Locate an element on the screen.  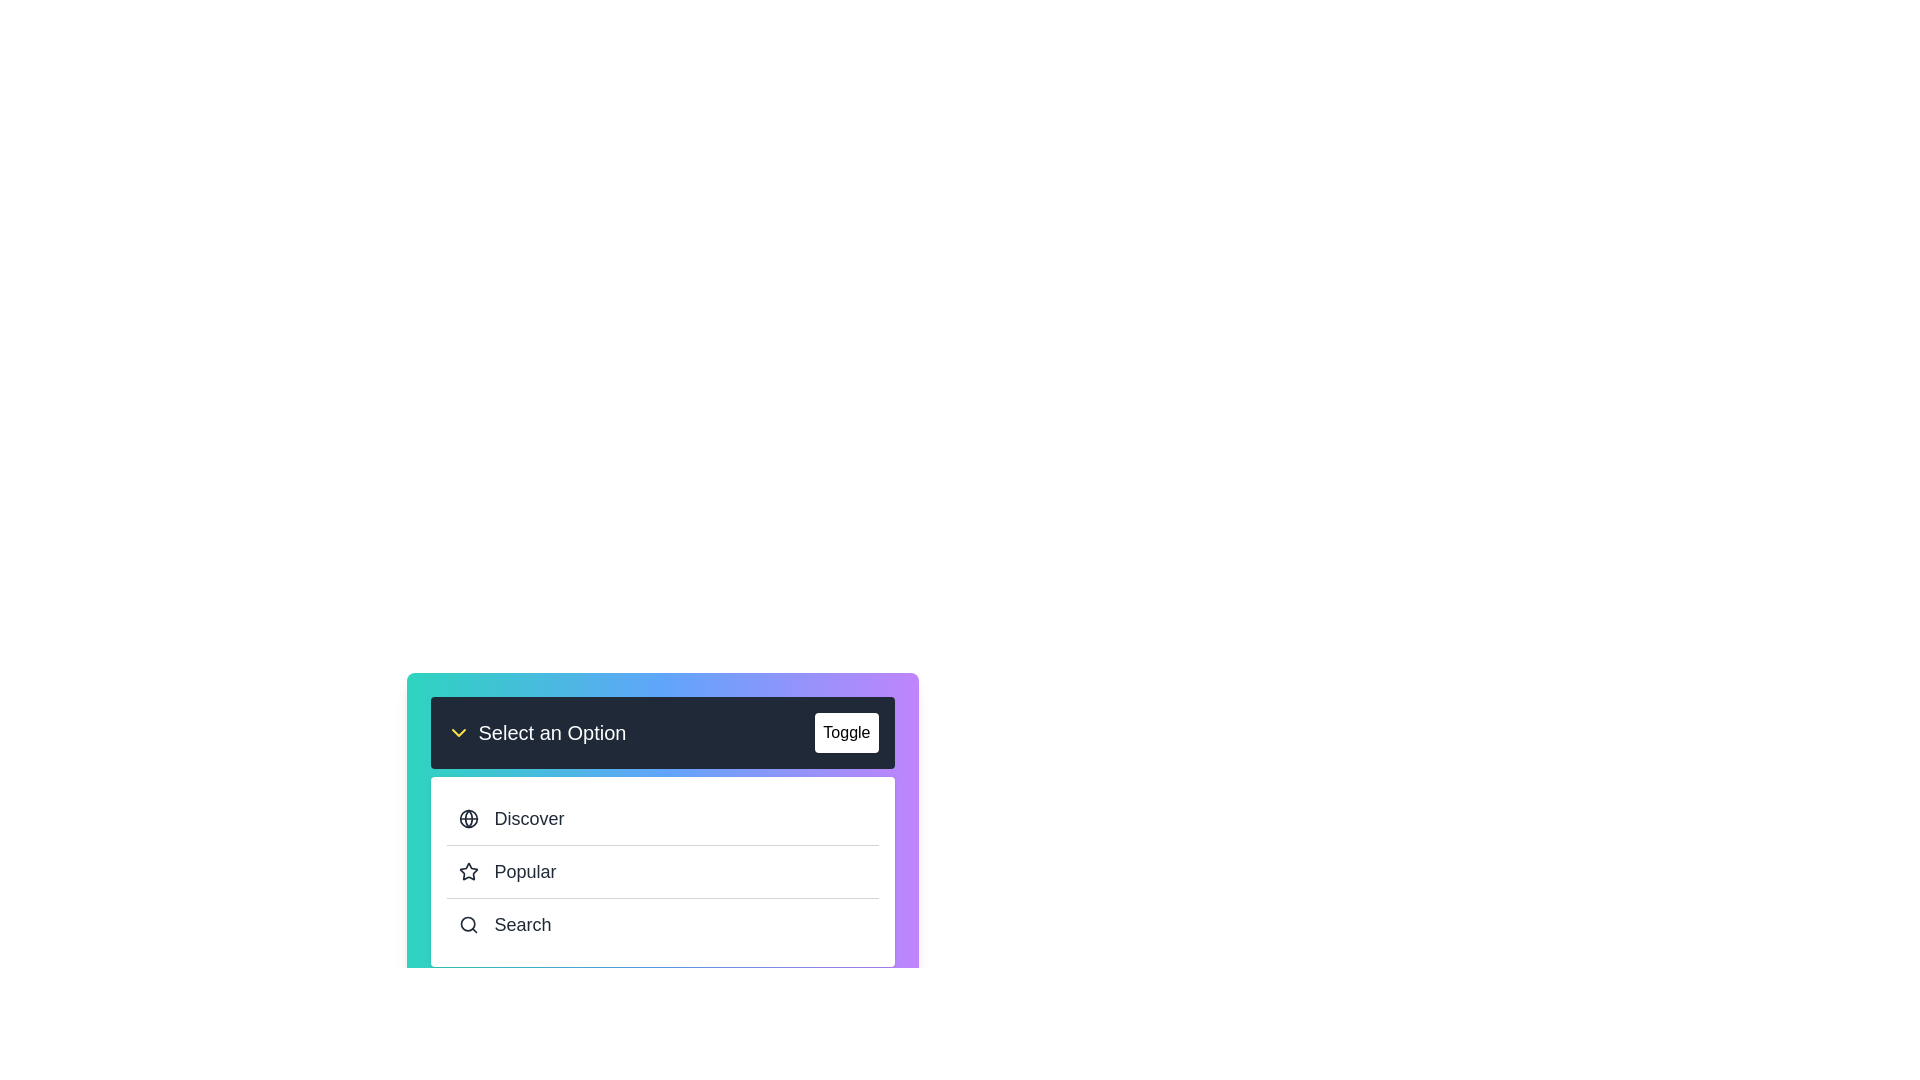
the Search from the dropdown menu is located at coordinates (662, 924).